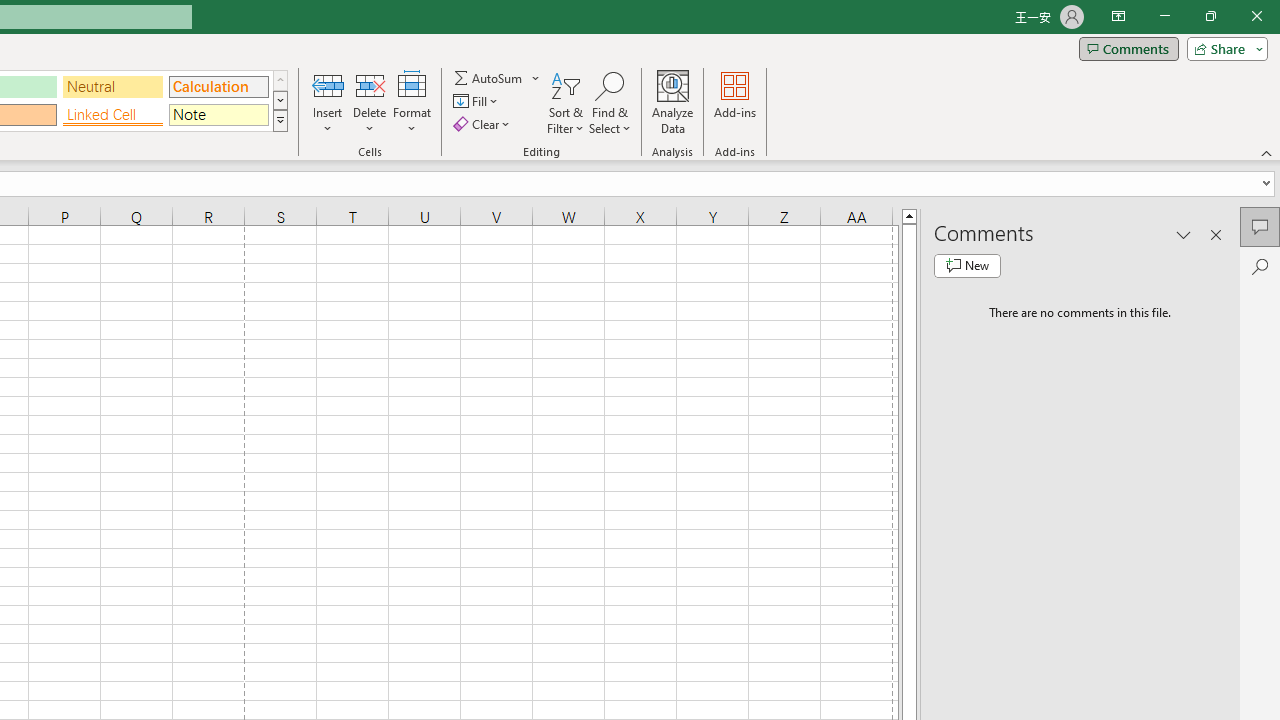 Image resolution: width=1280 pixels, height=720 pixels. I want to click on 'Find & Select', so click(609, 103).